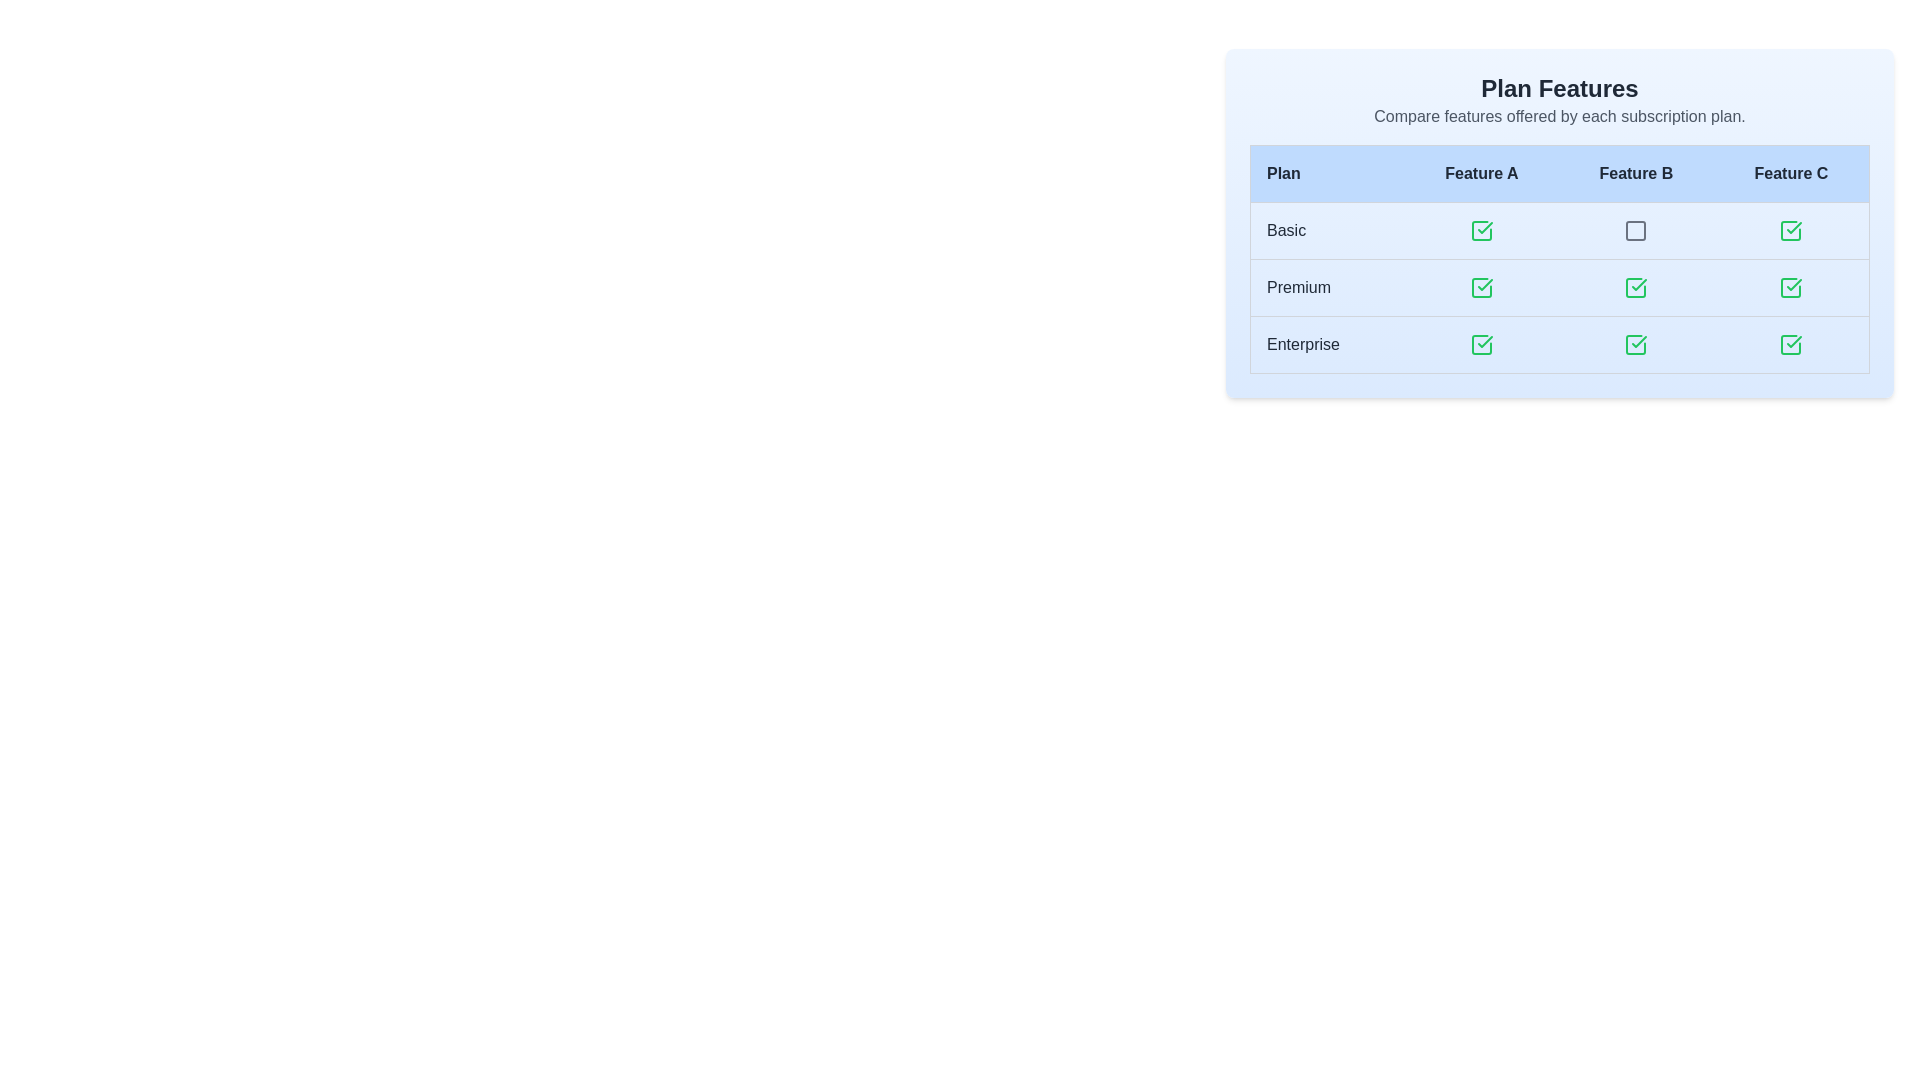  Describe the element at coordinates (1791, 230) in the screenshot. I see `the green checkmark icon located in the last cell of the first row under the 'Feature C' column` at that location.